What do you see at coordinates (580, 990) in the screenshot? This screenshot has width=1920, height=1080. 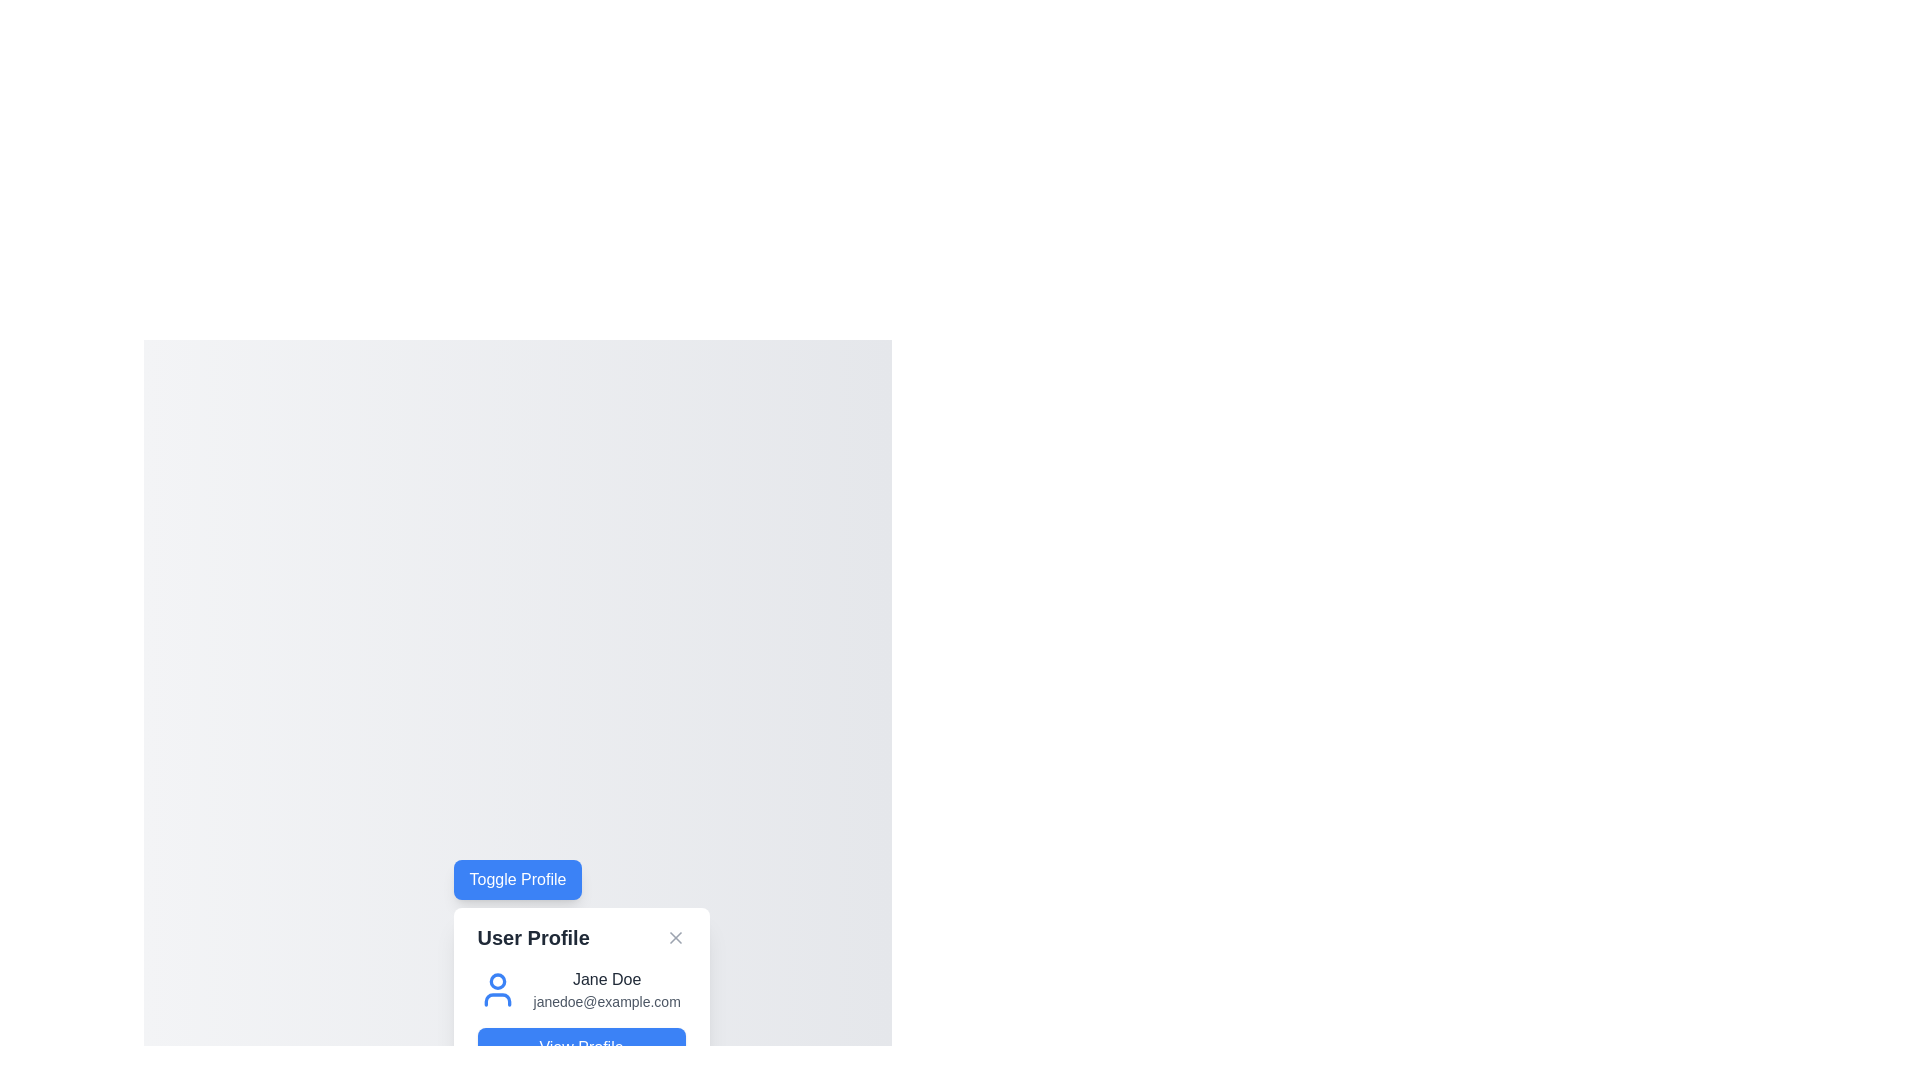 I see `the User Profile Summary element located beneath the 'User Profile' header` at bounding box center [580, 990].